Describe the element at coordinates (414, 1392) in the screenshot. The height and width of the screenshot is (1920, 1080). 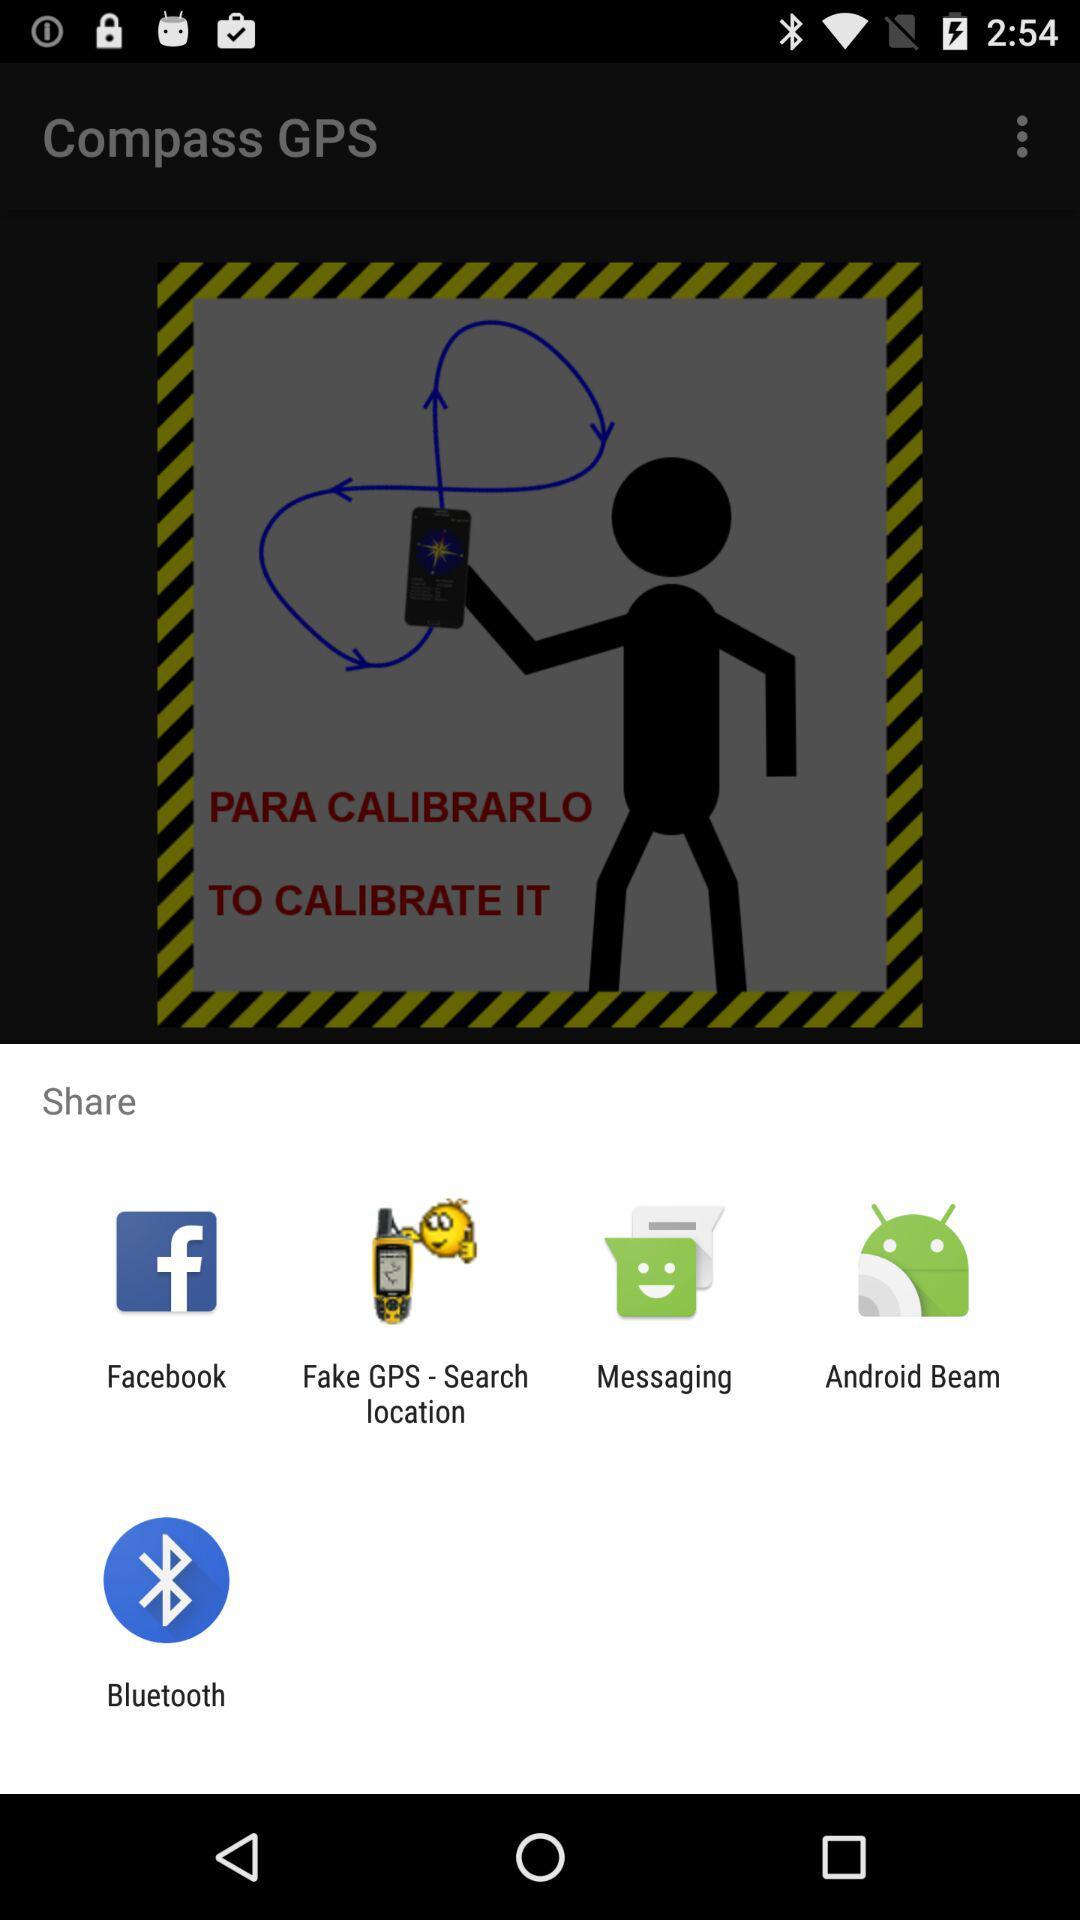
I see `item next to the facebook app` at that location.